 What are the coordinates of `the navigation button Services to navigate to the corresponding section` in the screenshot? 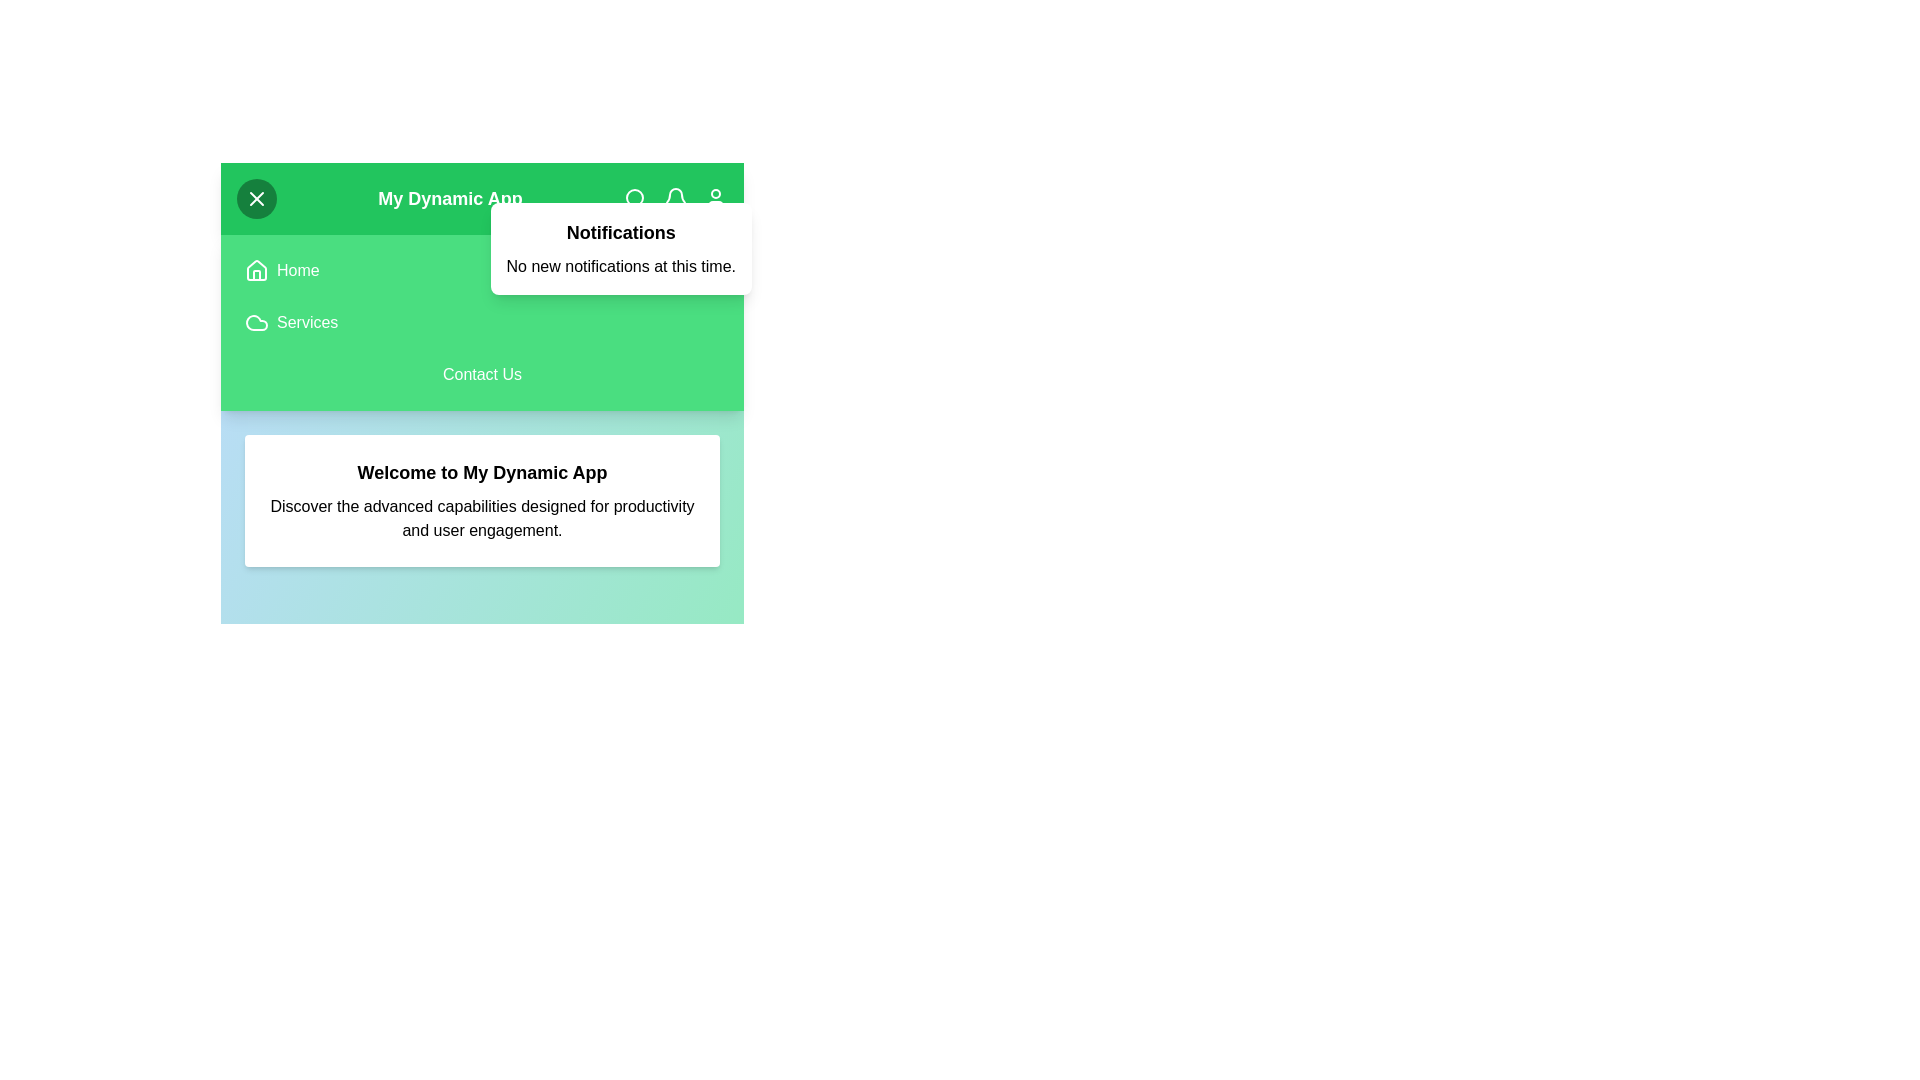 It's located at (306, 322).